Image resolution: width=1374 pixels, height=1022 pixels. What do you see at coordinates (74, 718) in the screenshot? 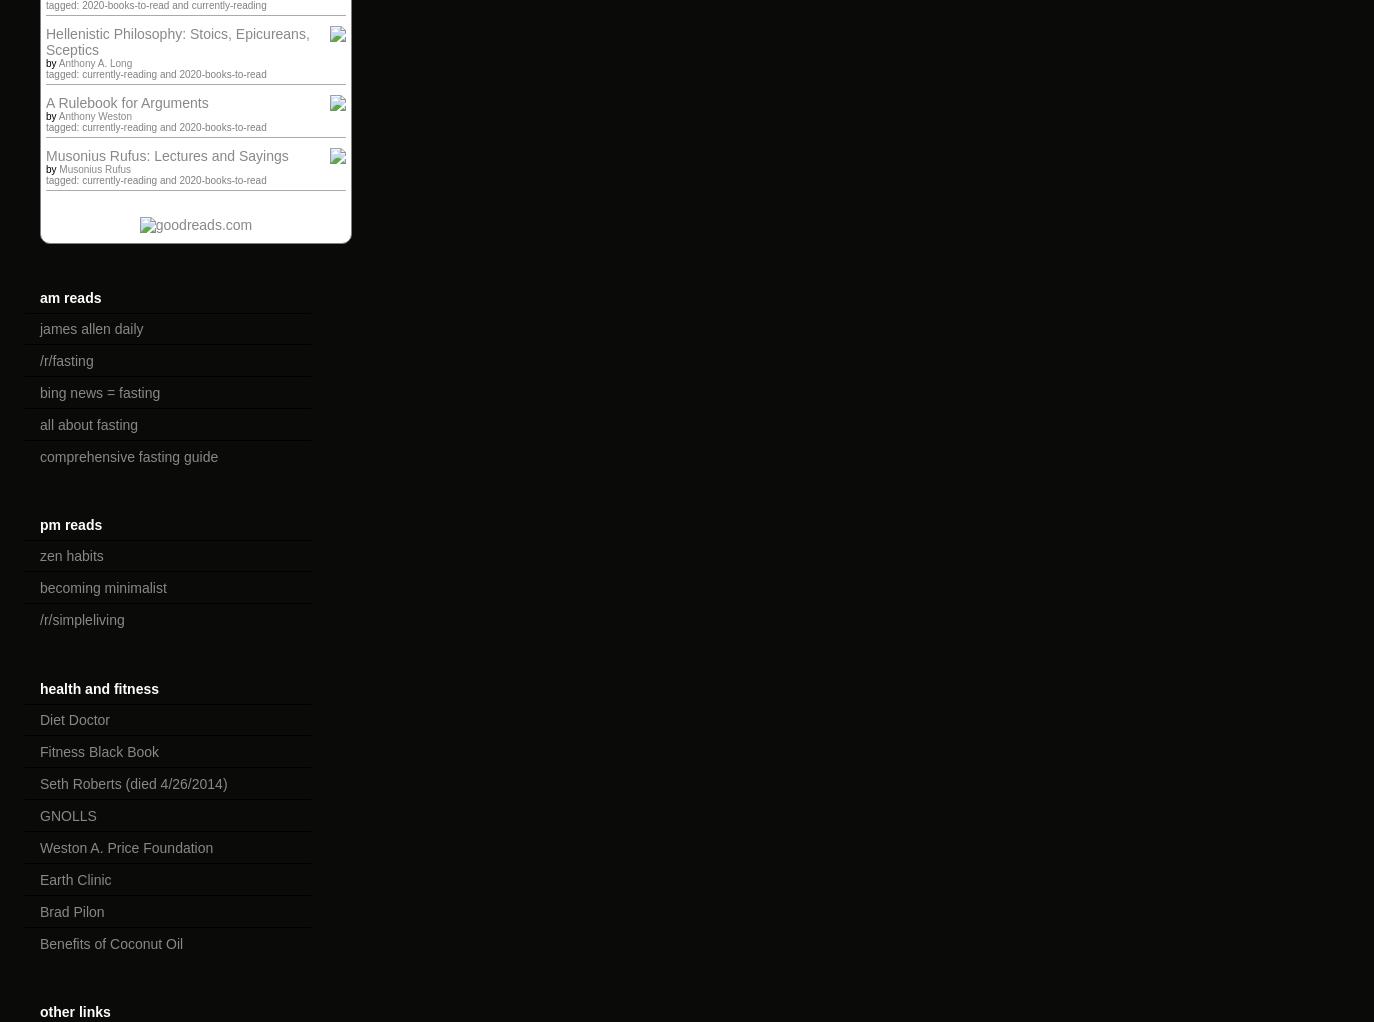
I see `'Diet Doctor'` at bounding box center [74, 718].